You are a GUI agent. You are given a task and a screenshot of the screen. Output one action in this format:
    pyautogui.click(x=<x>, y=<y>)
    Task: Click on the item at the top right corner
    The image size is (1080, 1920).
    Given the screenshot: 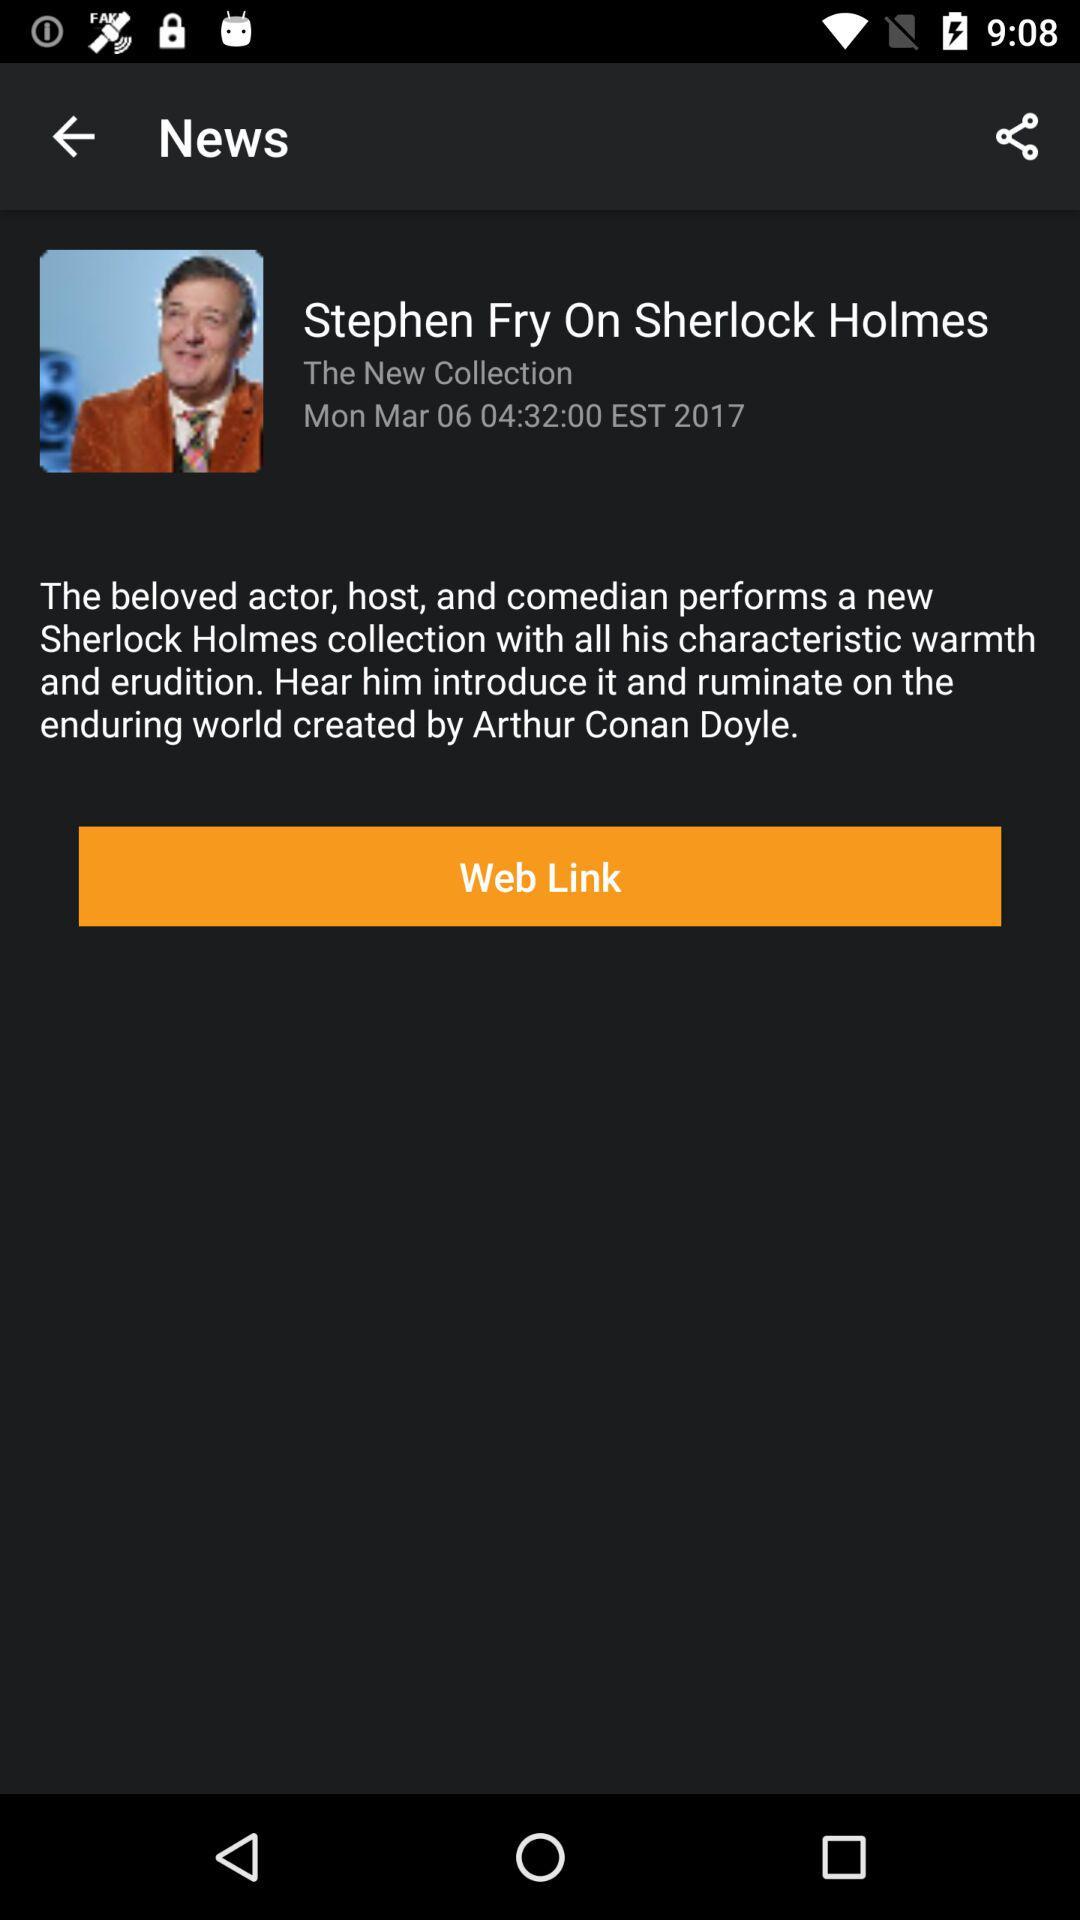 What is the action you would take?
    pyautogui.click(x=1017, y=135)
    